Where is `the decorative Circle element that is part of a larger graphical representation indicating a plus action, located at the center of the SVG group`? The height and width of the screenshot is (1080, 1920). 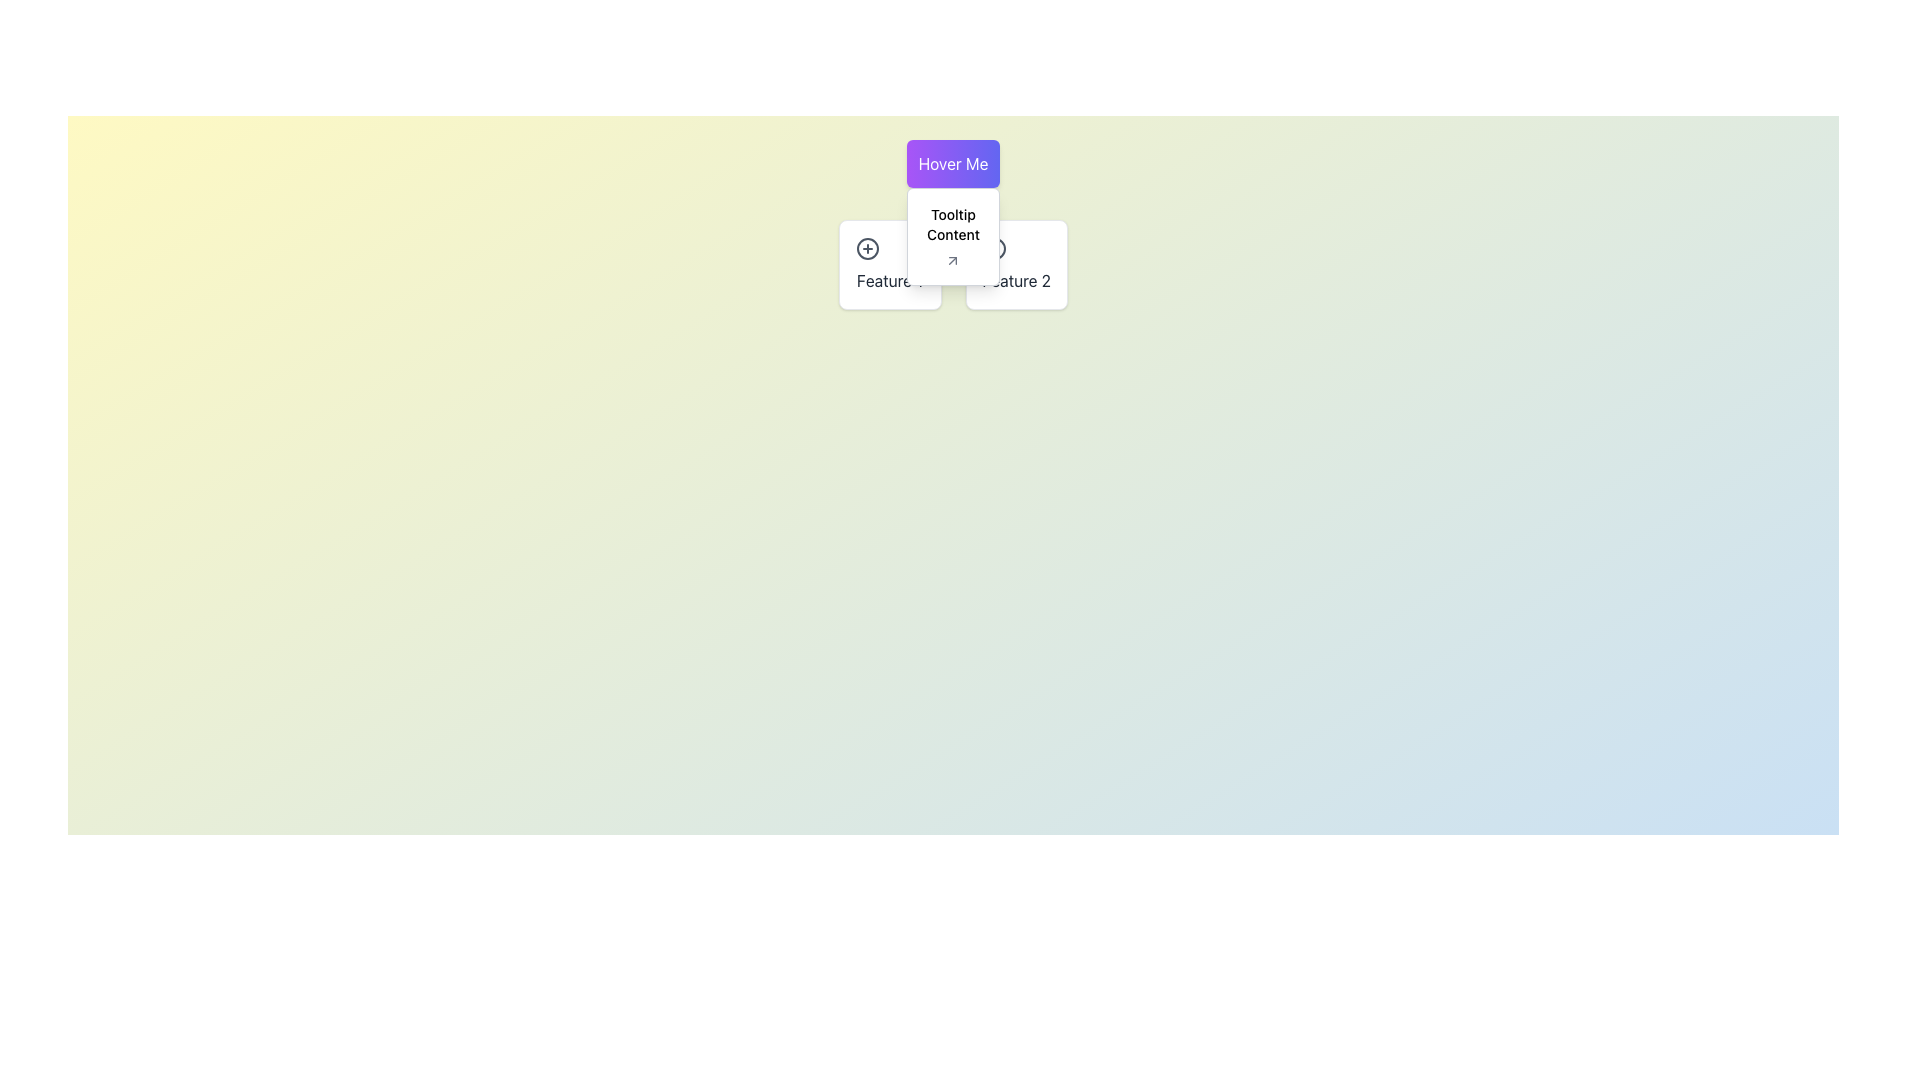 the decorative Circle element that is part of a larger graphical representation indicating a plus action, located at the center of the SVG group is located at coordinates (867, 248).